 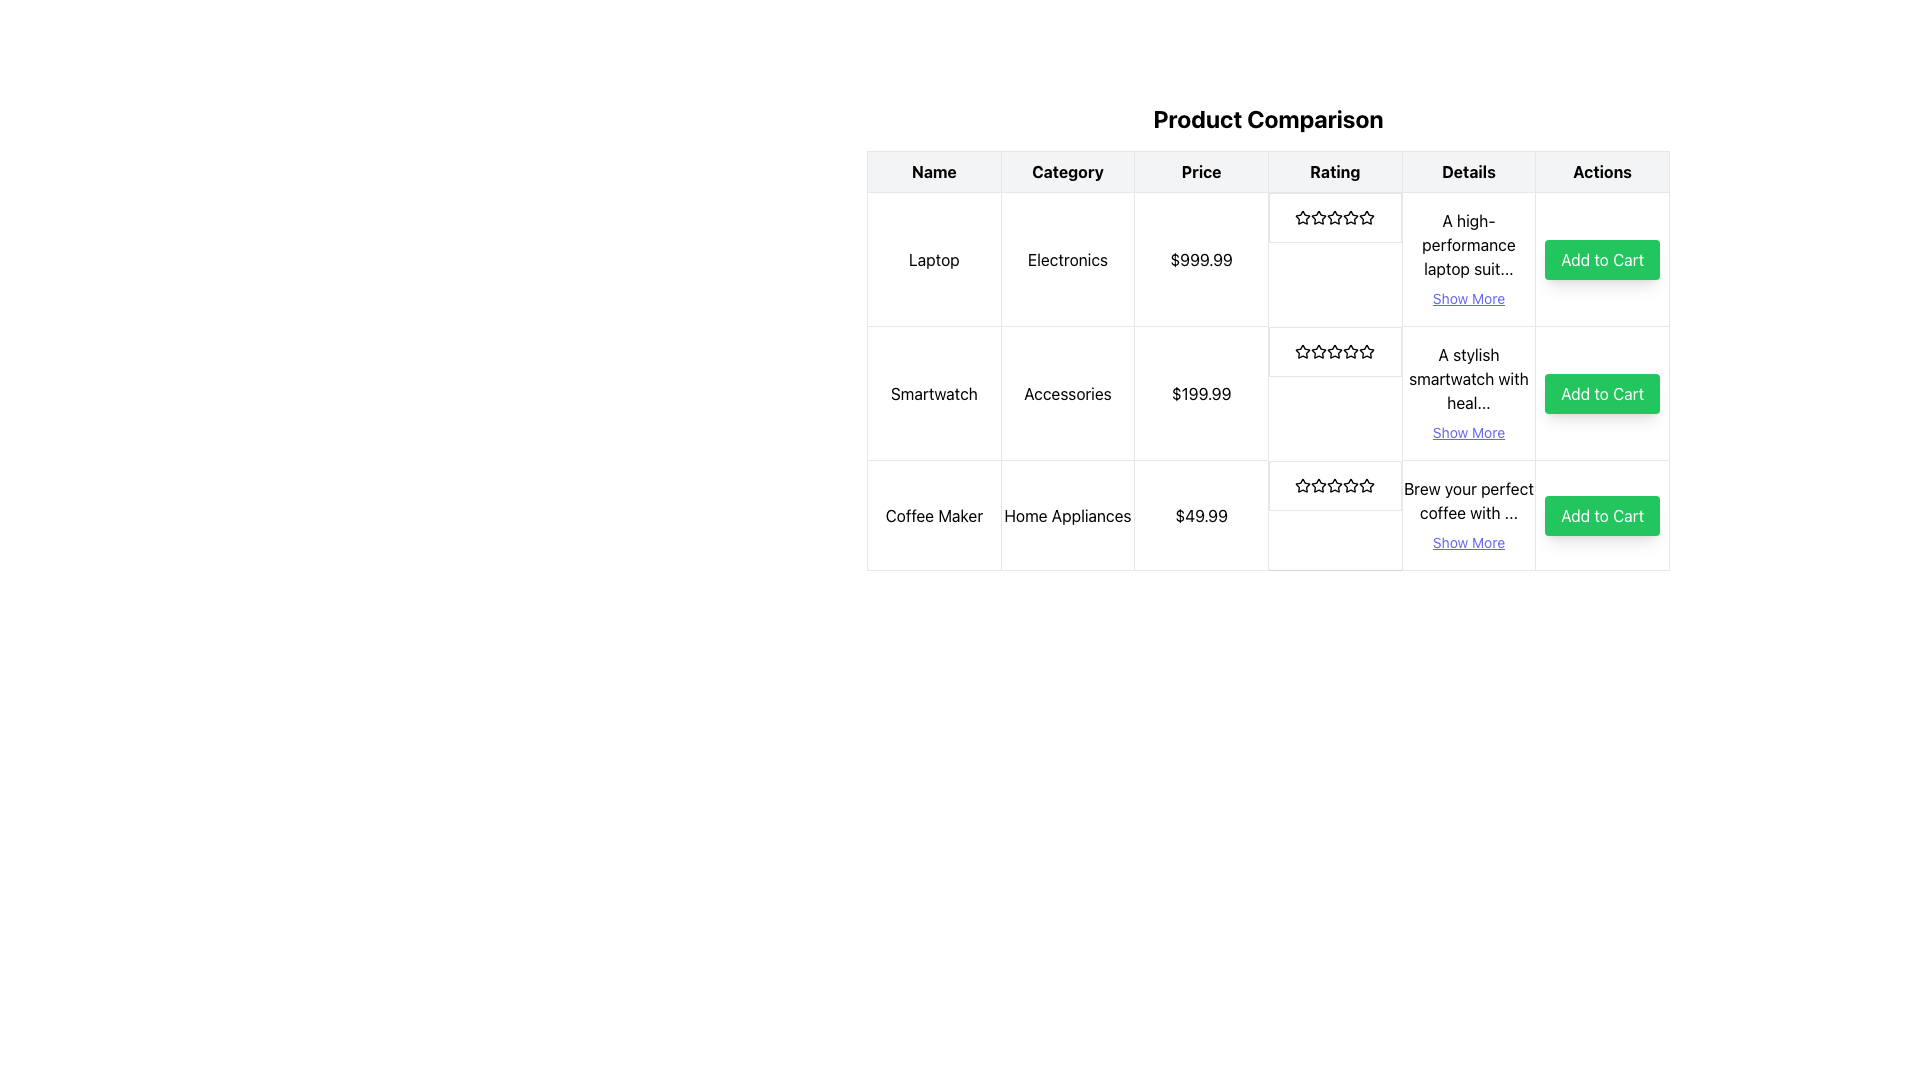 What do you see at coordinates (1335, 485) in the screenshot?
I see `the Rating bar element in the third row of the table, which consists of five star icons with the third star highlighted` at bounding box center [1335, 485].